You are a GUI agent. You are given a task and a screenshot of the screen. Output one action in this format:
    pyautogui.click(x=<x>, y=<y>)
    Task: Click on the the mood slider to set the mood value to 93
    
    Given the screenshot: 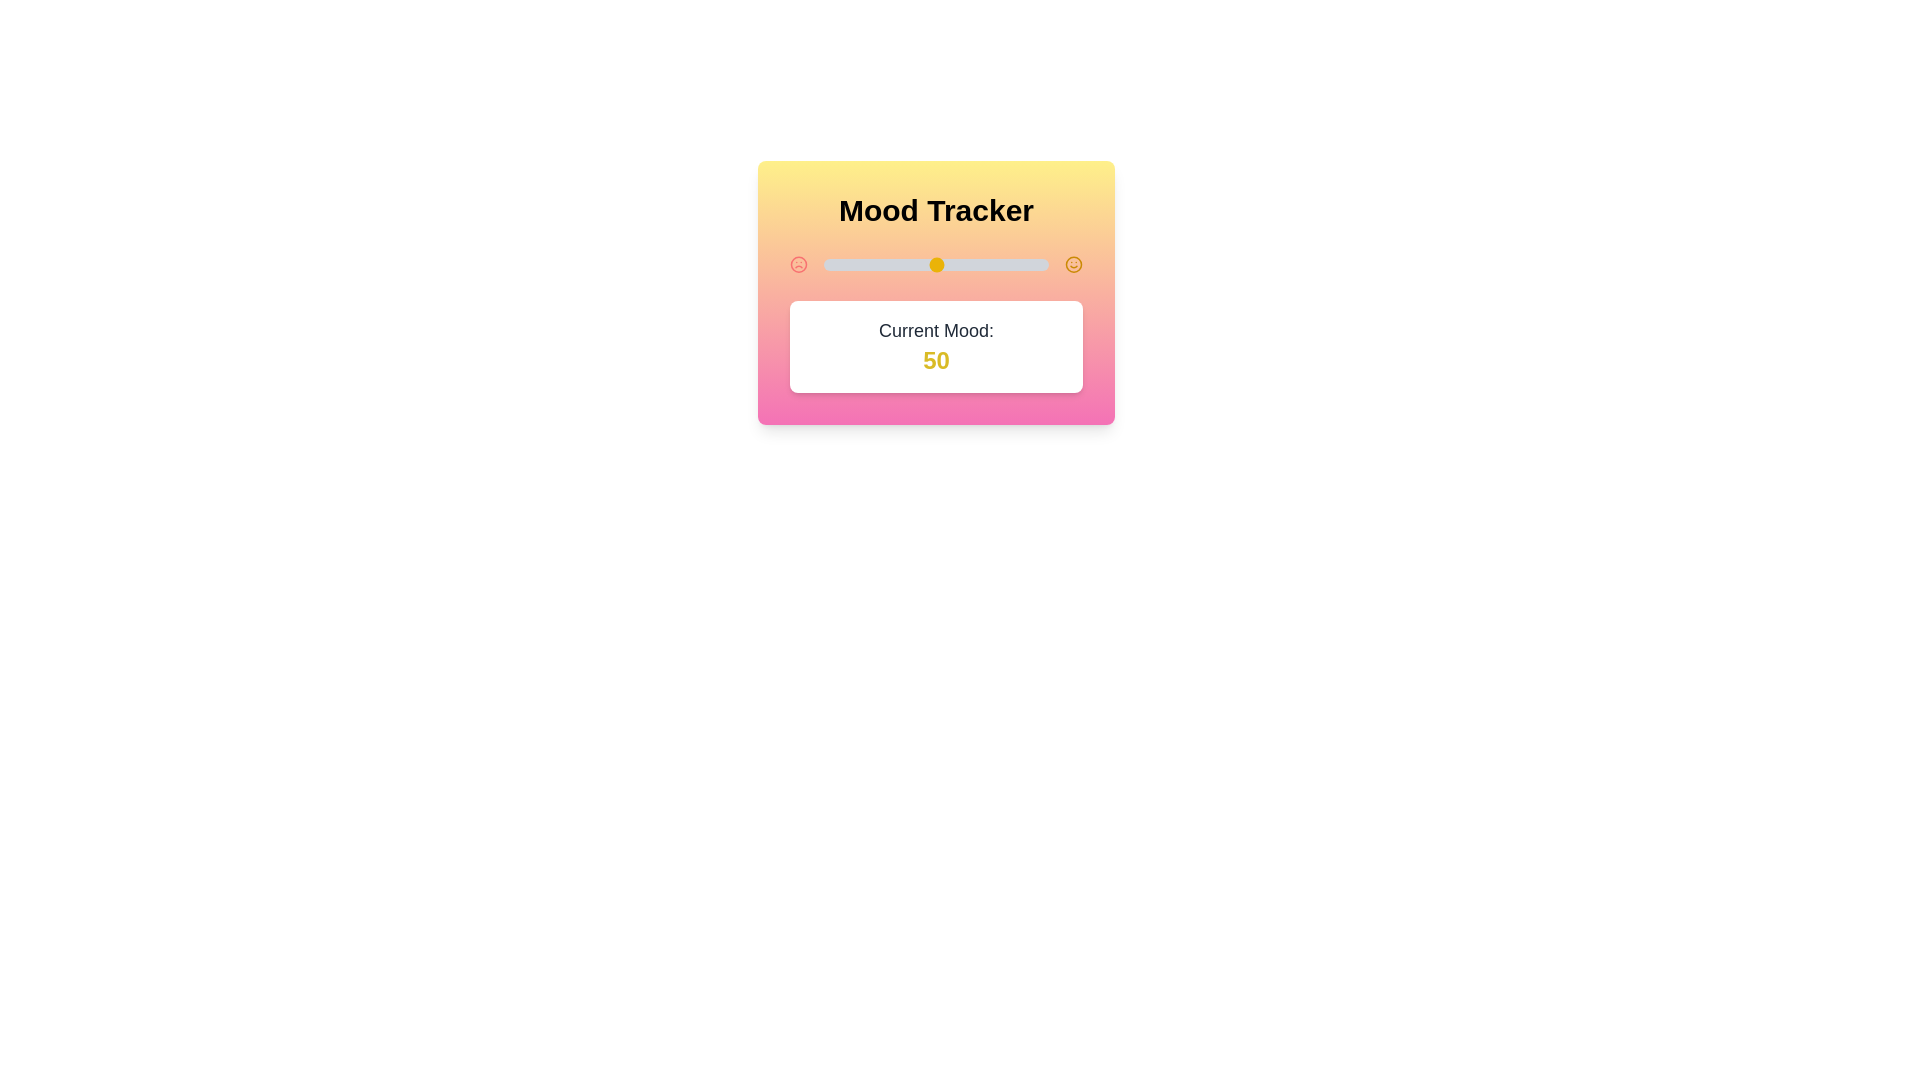 What is the action you would take?
    pyautogui.click(x=1032, y=264)
    